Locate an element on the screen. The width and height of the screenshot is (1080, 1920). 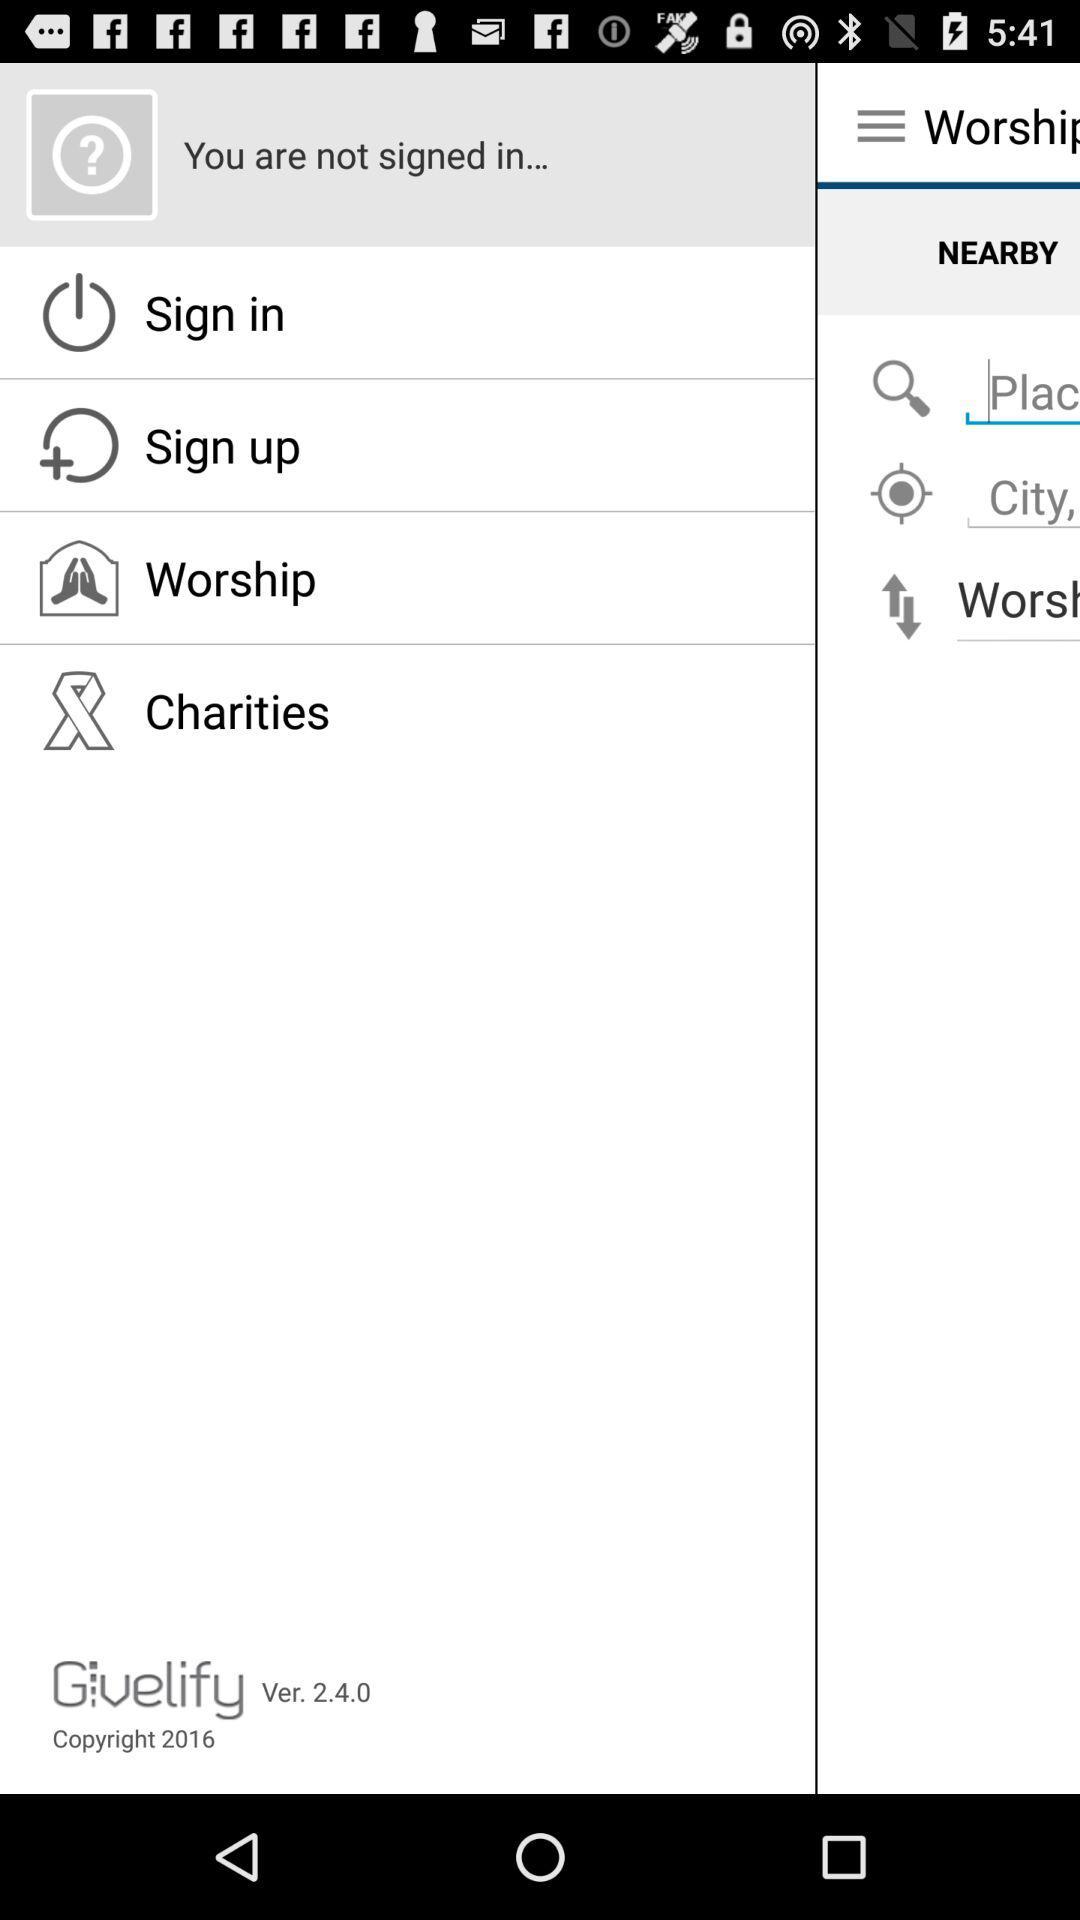
search locations is located at coordinates (1018, 485).